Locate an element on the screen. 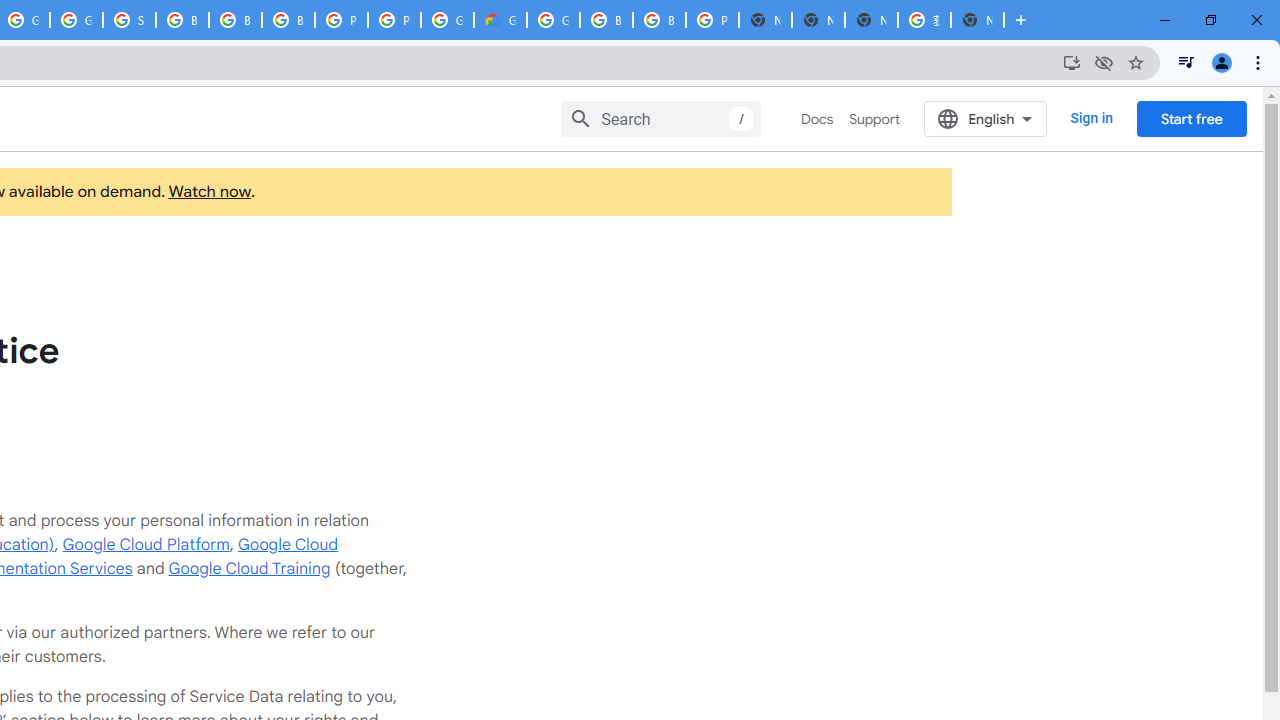 The image size is (1280, 720). 'Browse Chrome as a guest - Computer - Google Chrome Help' is located at coordinates (235, 20).